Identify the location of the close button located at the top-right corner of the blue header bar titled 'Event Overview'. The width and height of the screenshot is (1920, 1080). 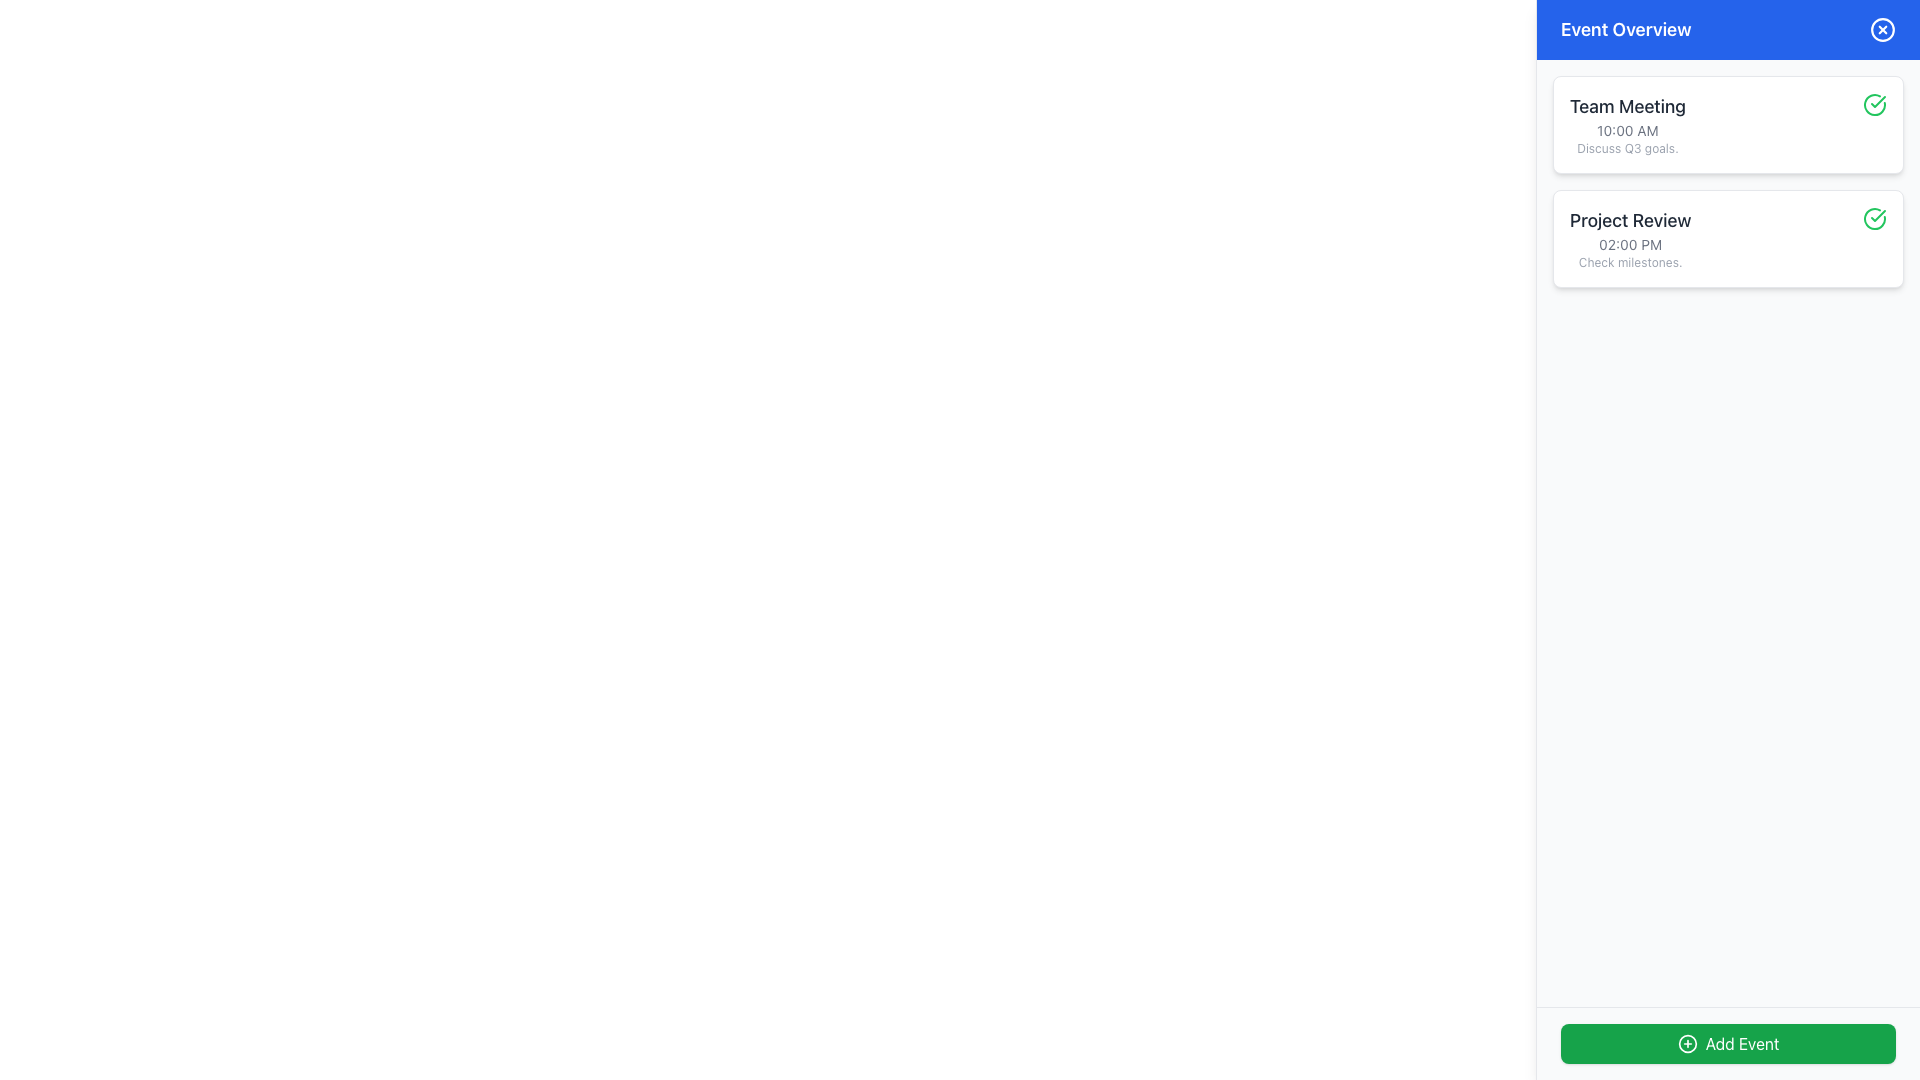
(1881, 30).